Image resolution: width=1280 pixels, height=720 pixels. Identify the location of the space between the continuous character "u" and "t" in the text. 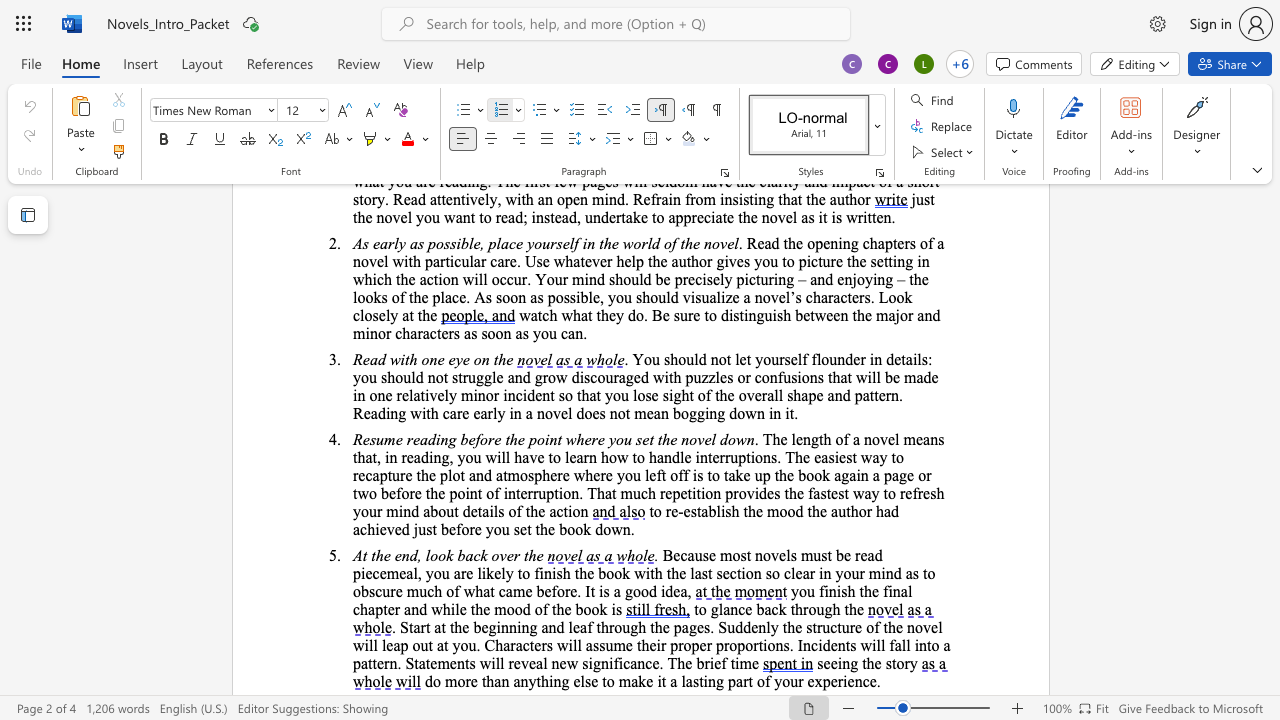
(845, 510).